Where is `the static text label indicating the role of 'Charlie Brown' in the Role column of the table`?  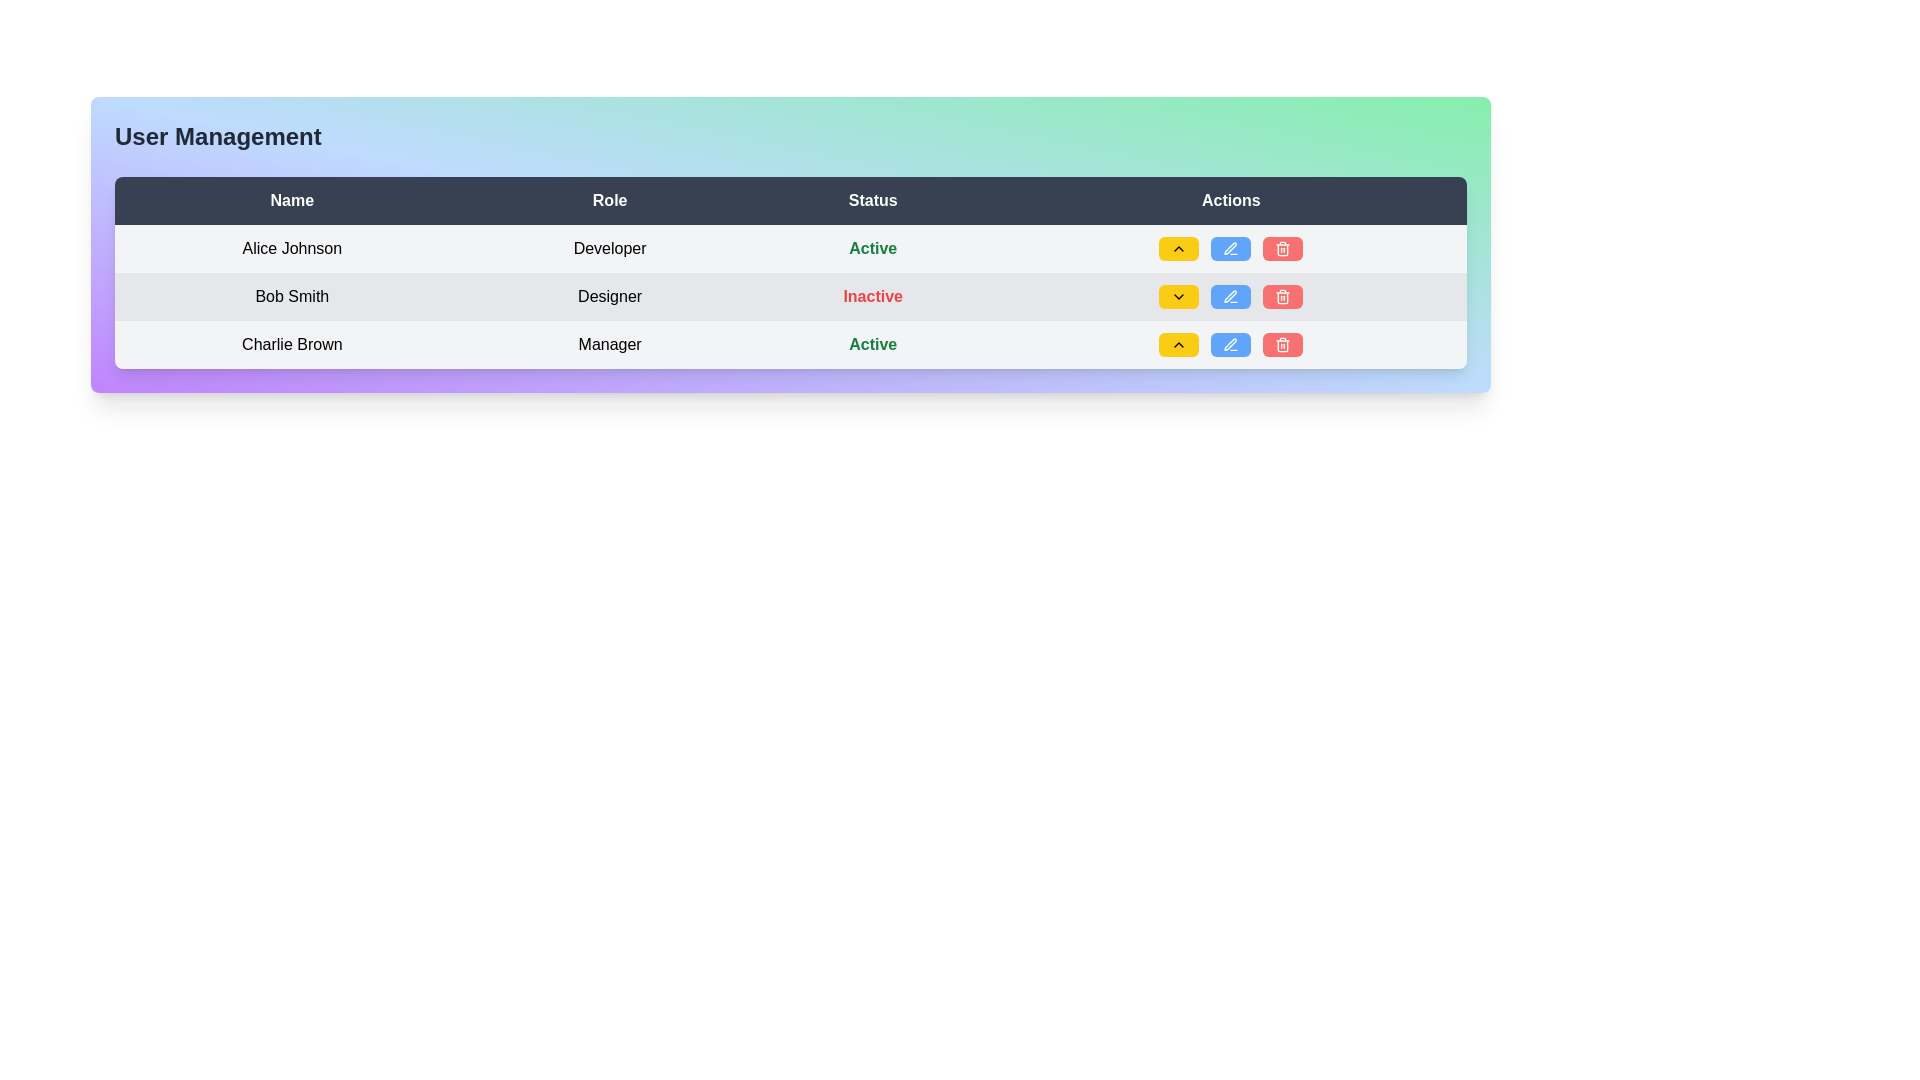
the static text label indicating the role of 'Charlie Brown' in the Role column of the table is located at coordinates (609, 343).